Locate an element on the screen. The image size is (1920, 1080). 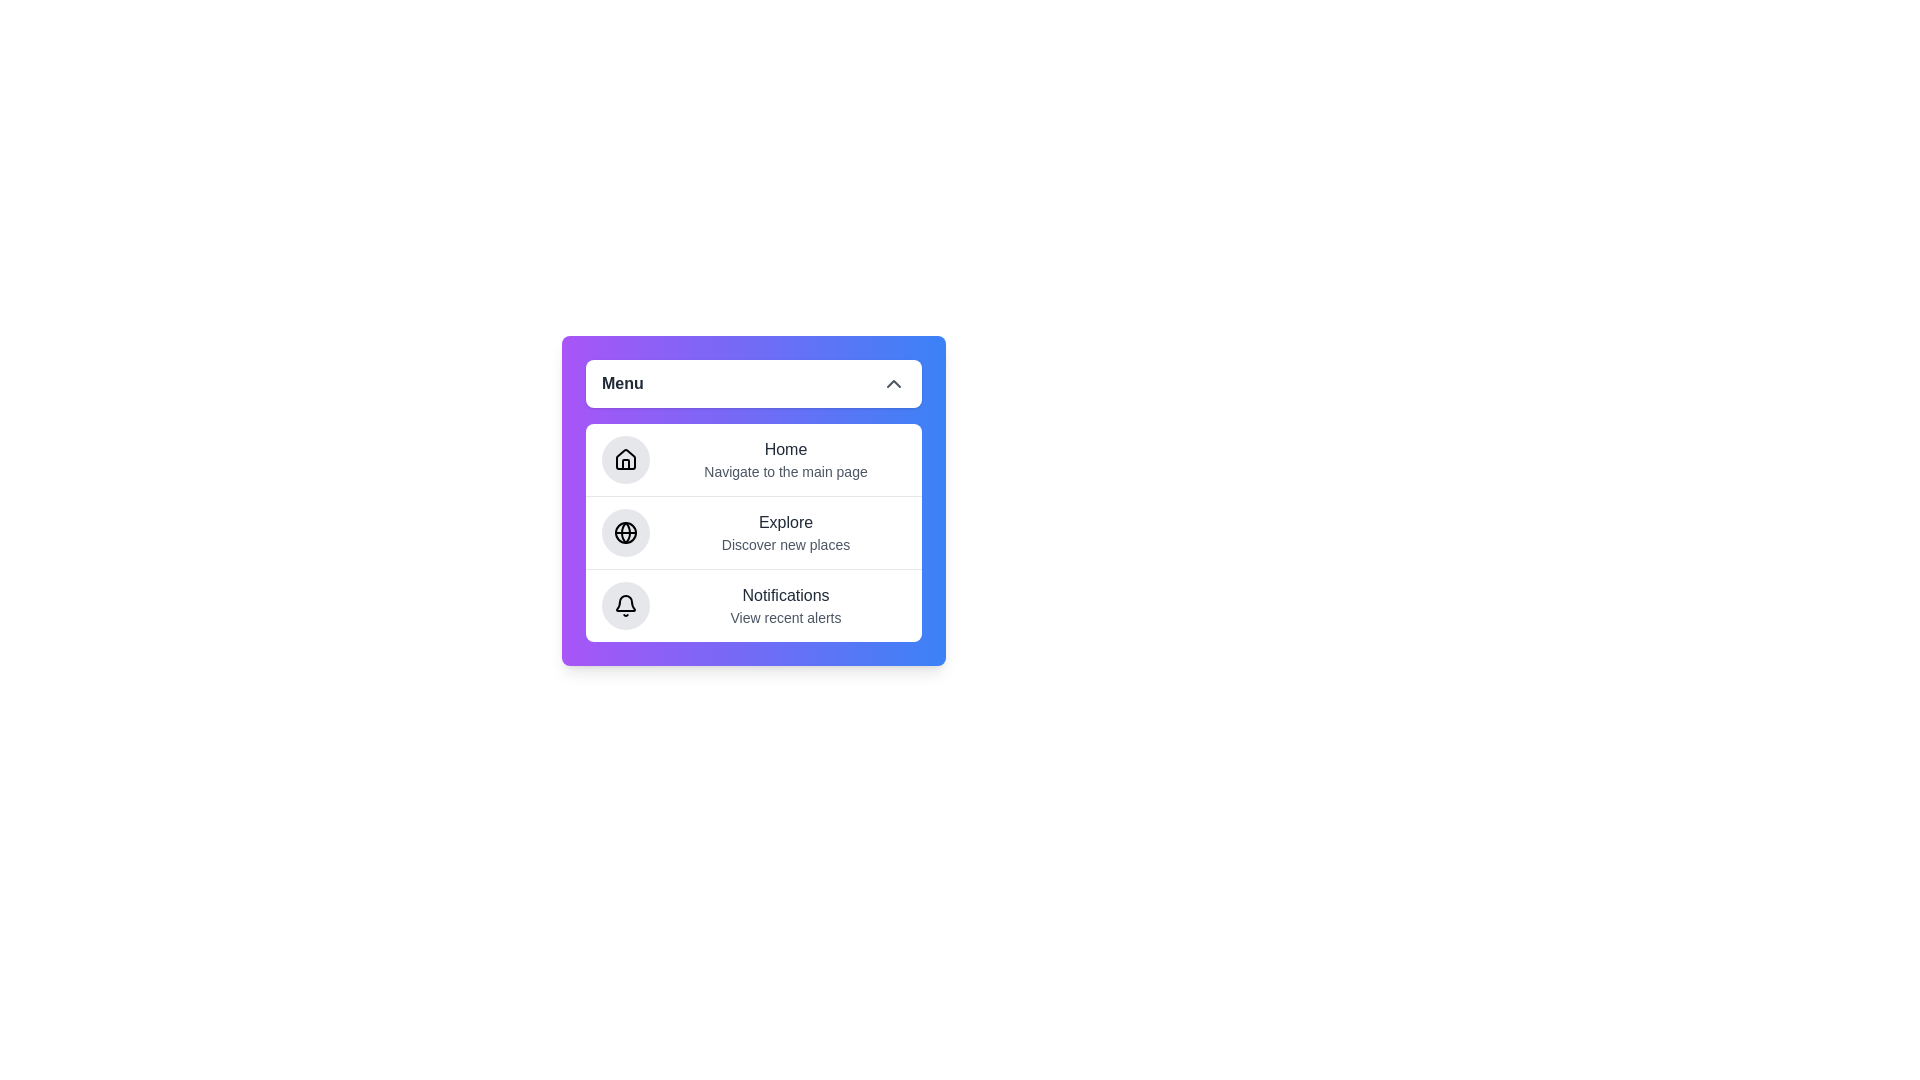
the 'Notifications' option in the menu is located at coordinates (752, 604).